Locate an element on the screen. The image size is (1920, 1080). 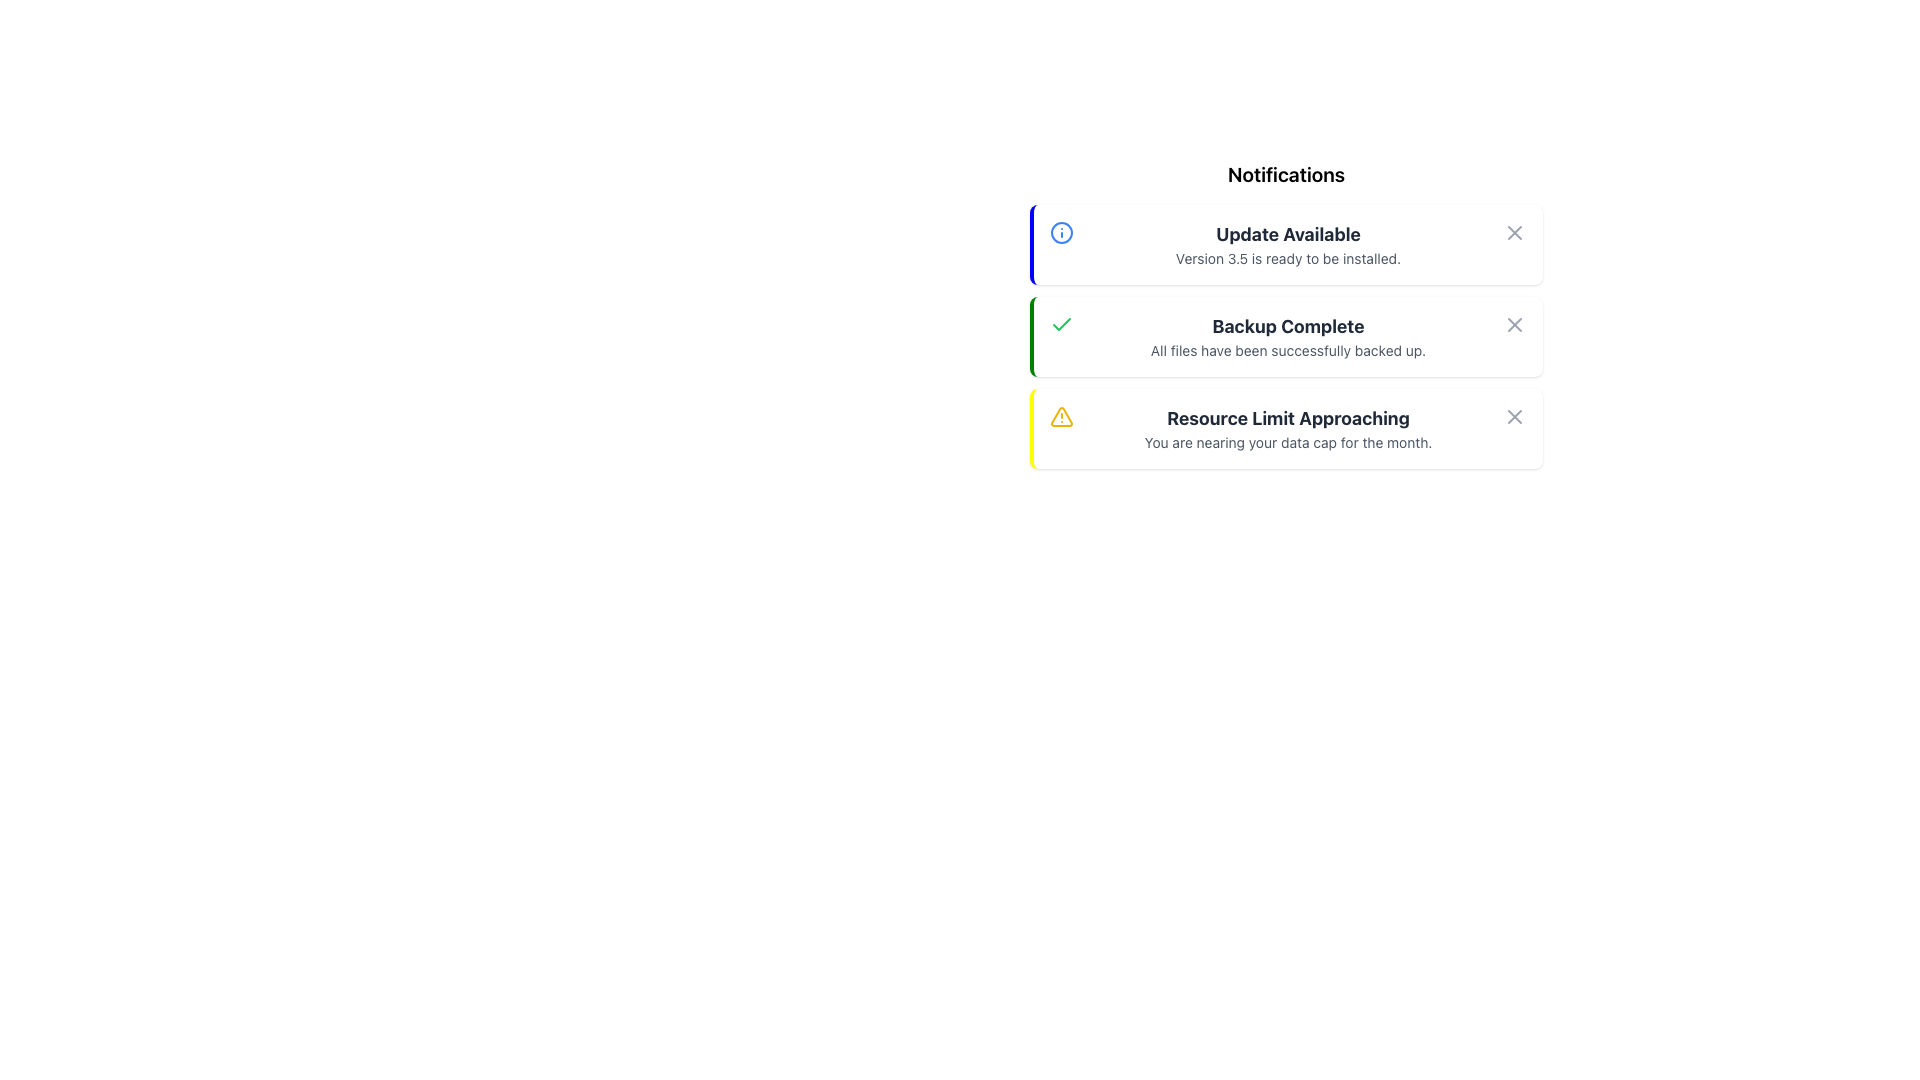
the alert text that provides additional information about the resource limit approaching warning, located under the heading 'Resource Limit Approaching' within the third notification card is located at coordinates (1288, 442).